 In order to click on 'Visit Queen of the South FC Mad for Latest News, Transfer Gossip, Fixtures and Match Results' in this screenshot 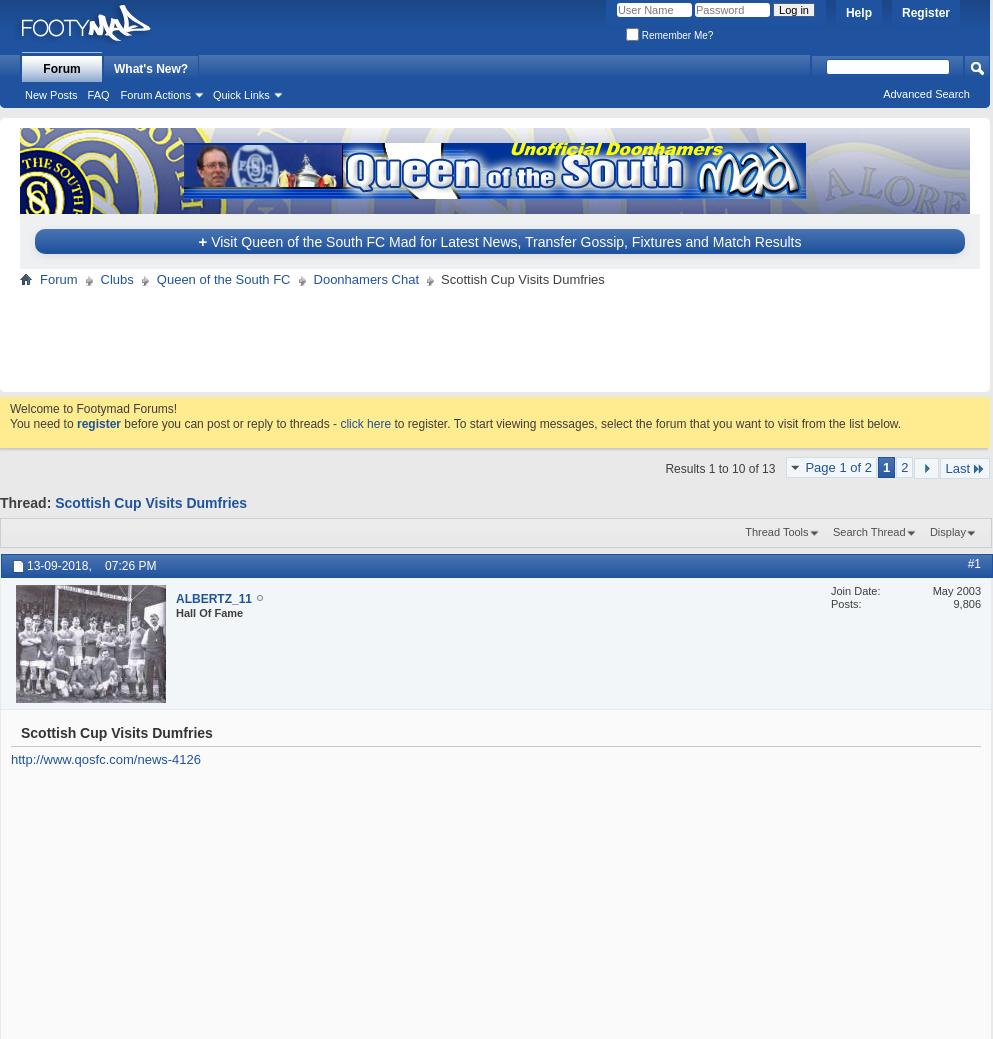, I will do `click(504, 241)`.